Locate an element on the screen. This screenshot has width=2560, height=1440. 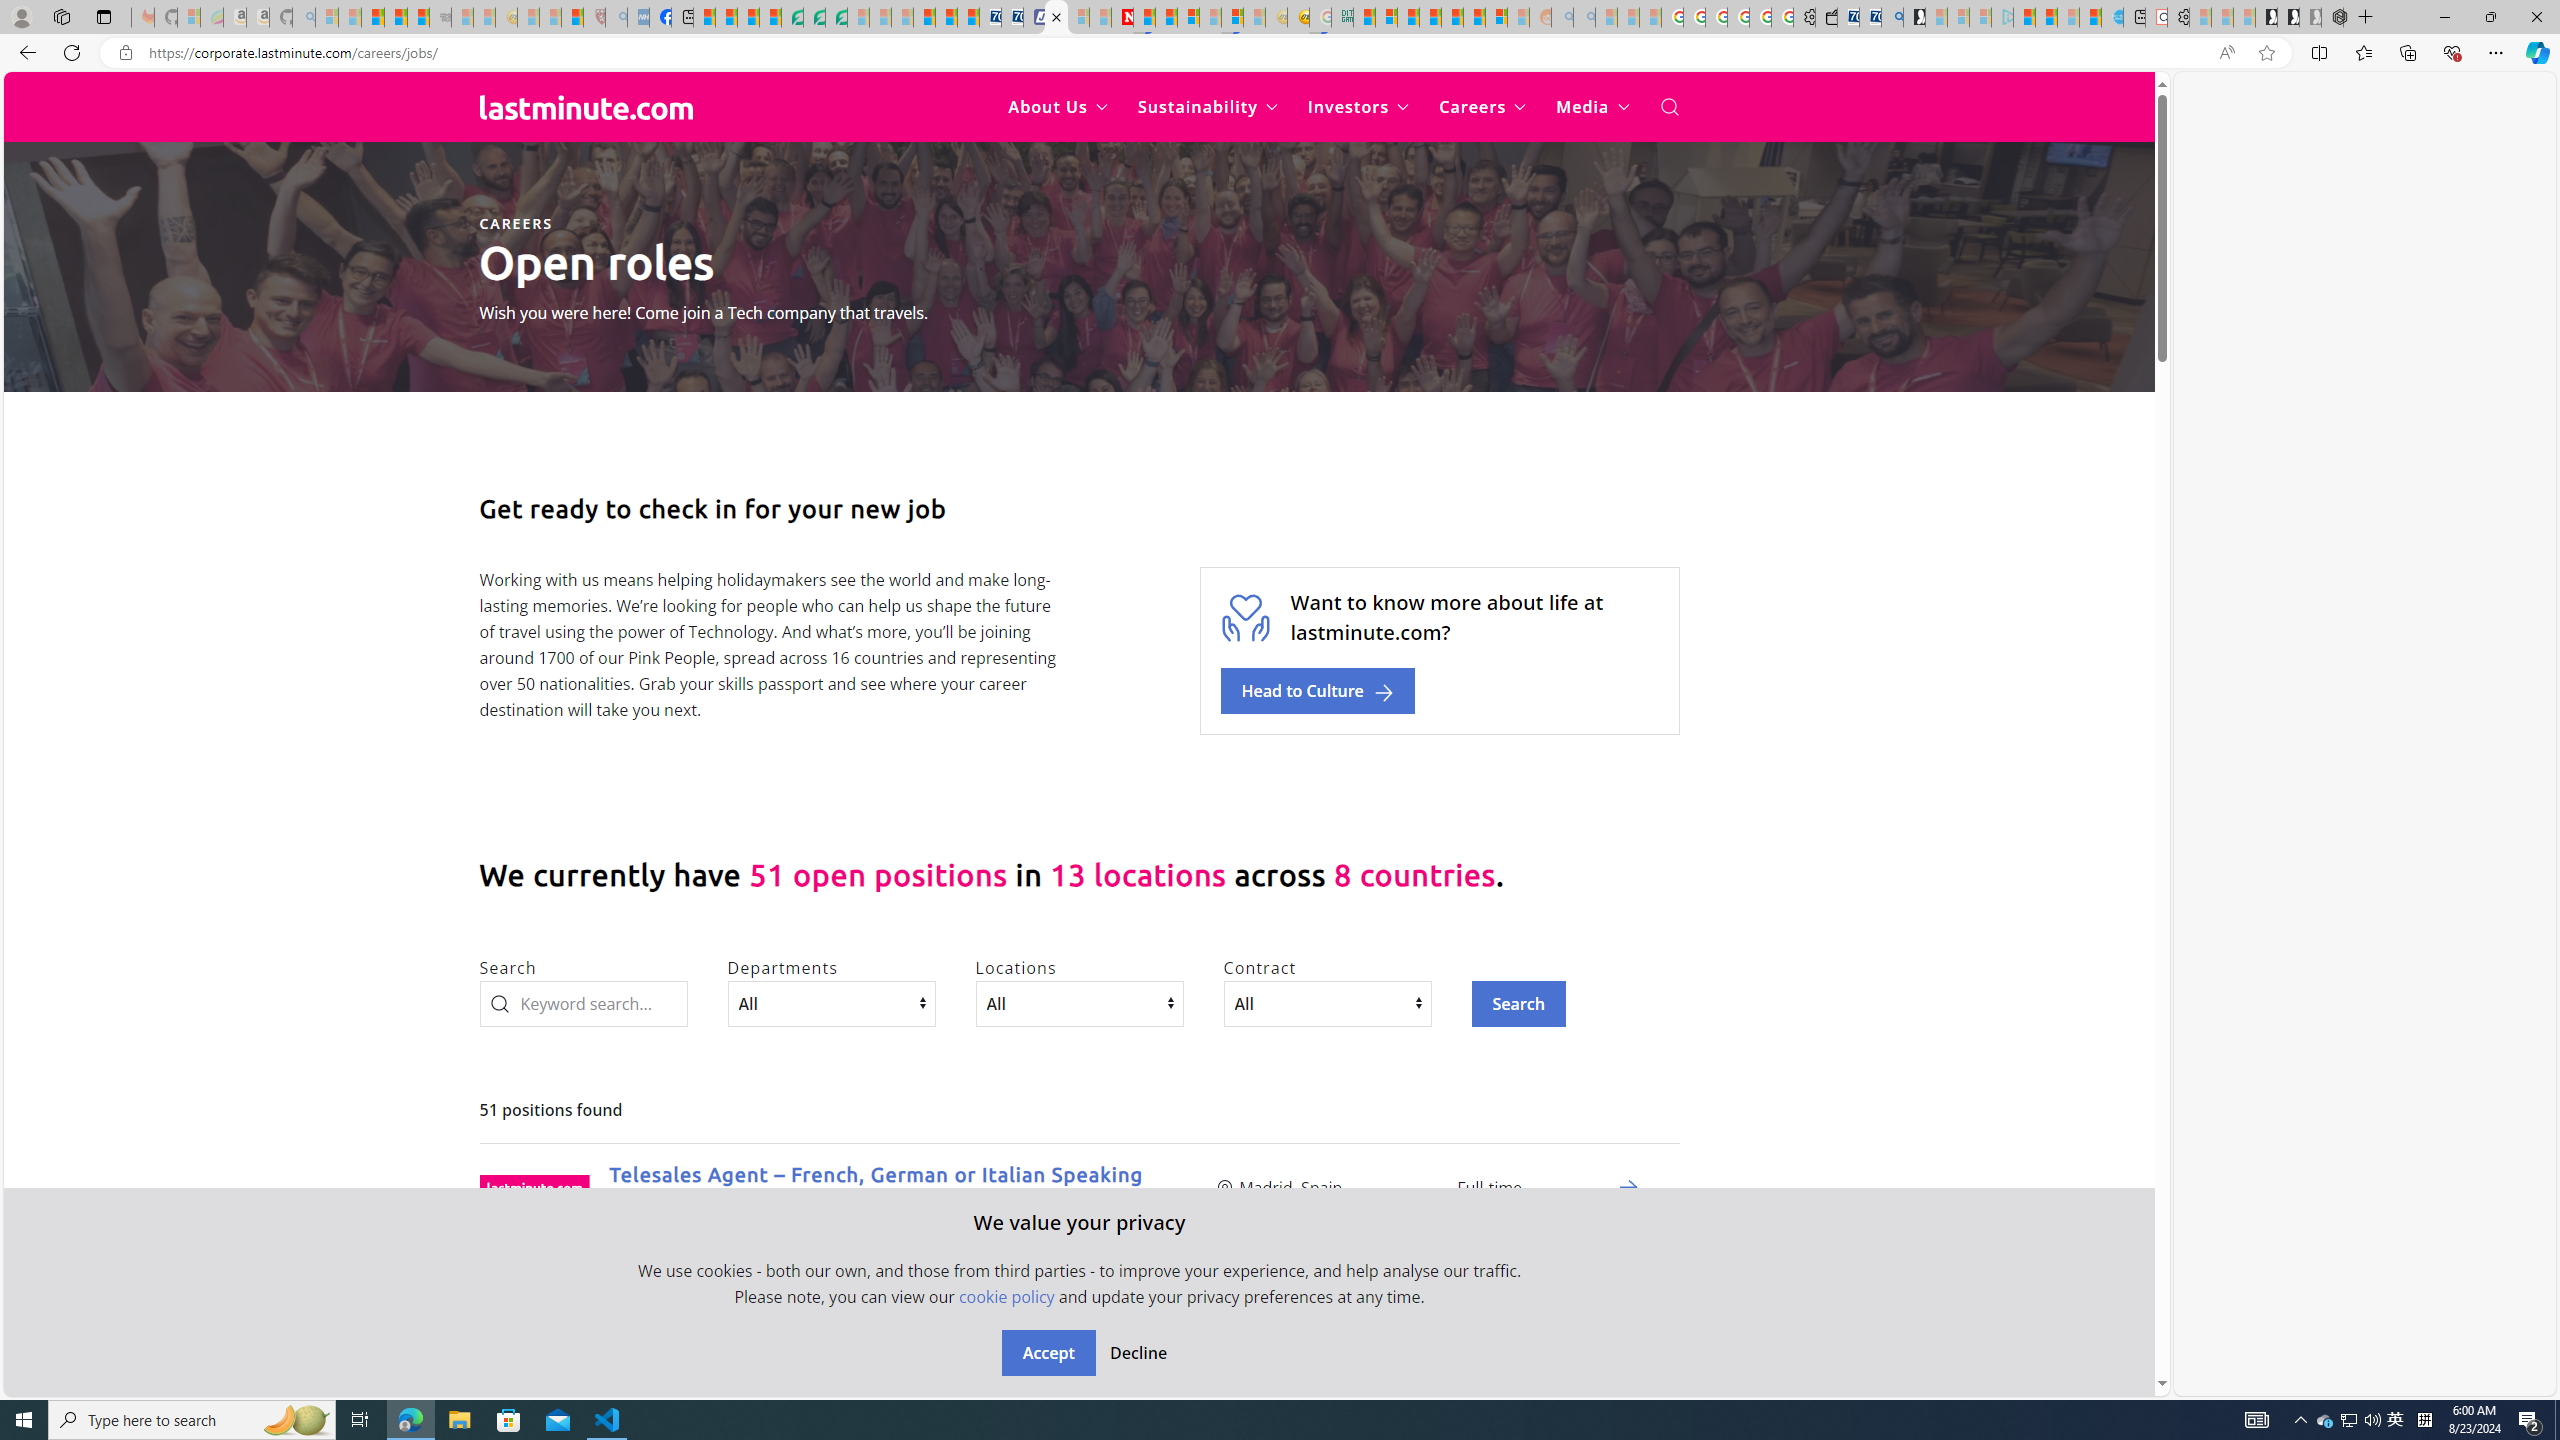
'Minimize' is located at coordinates (2443, 16).